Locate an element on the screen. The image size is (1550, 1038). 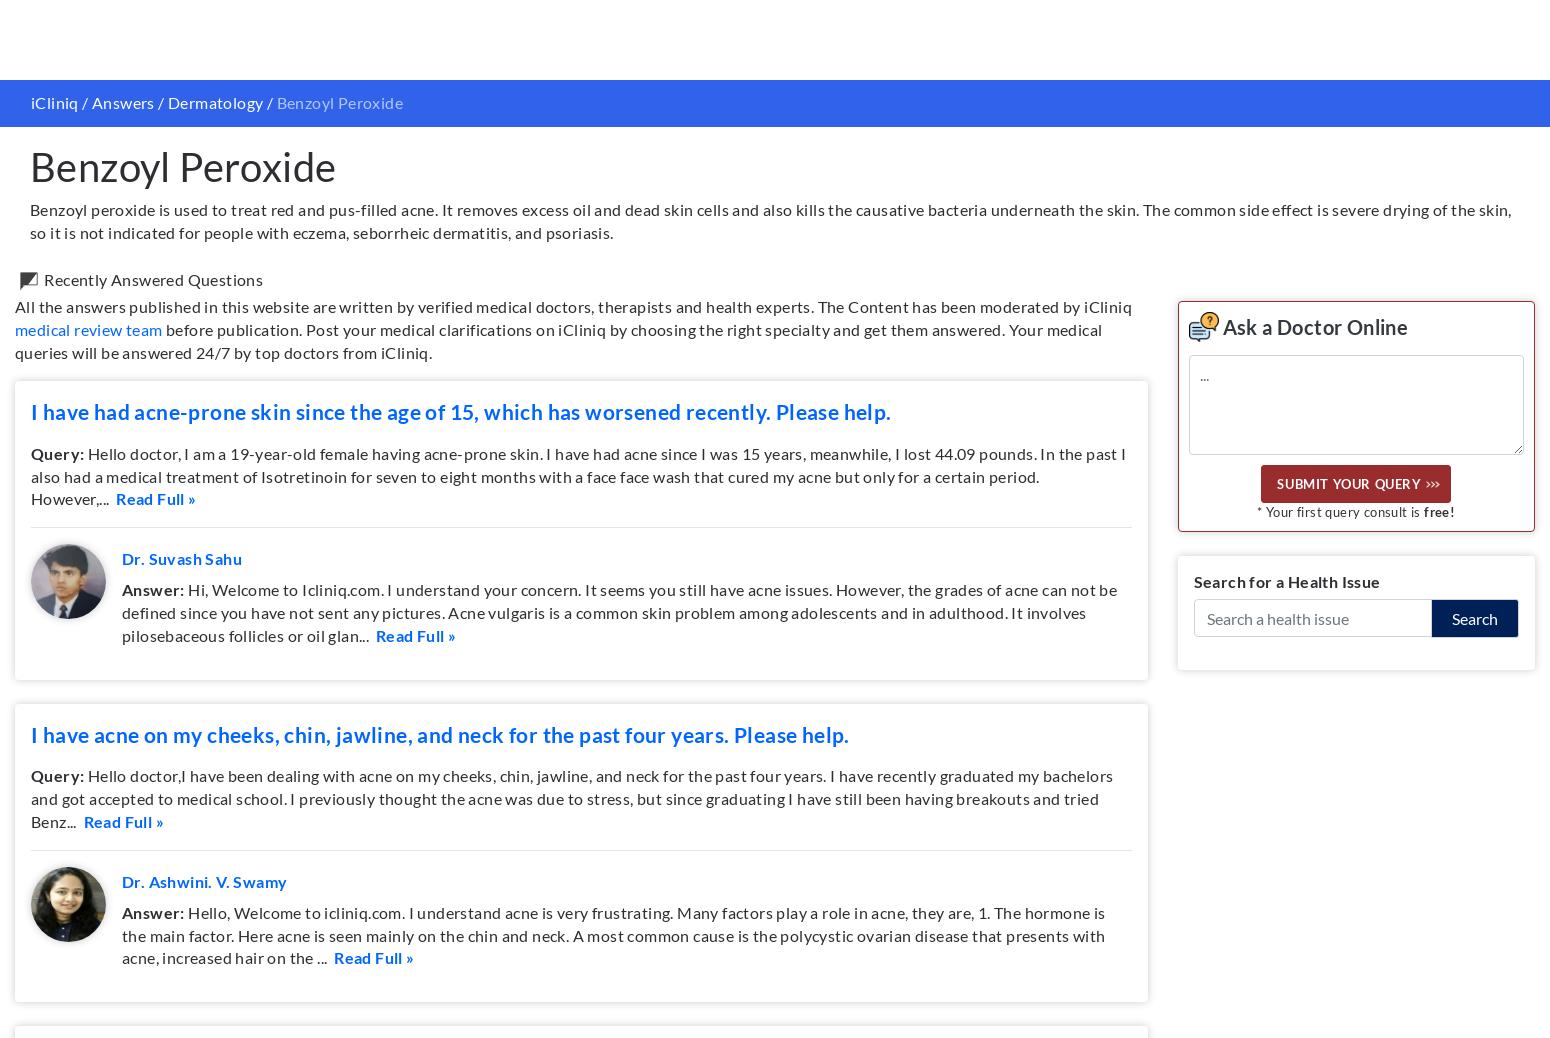
'Careers' is located at coordinates (532, 779).